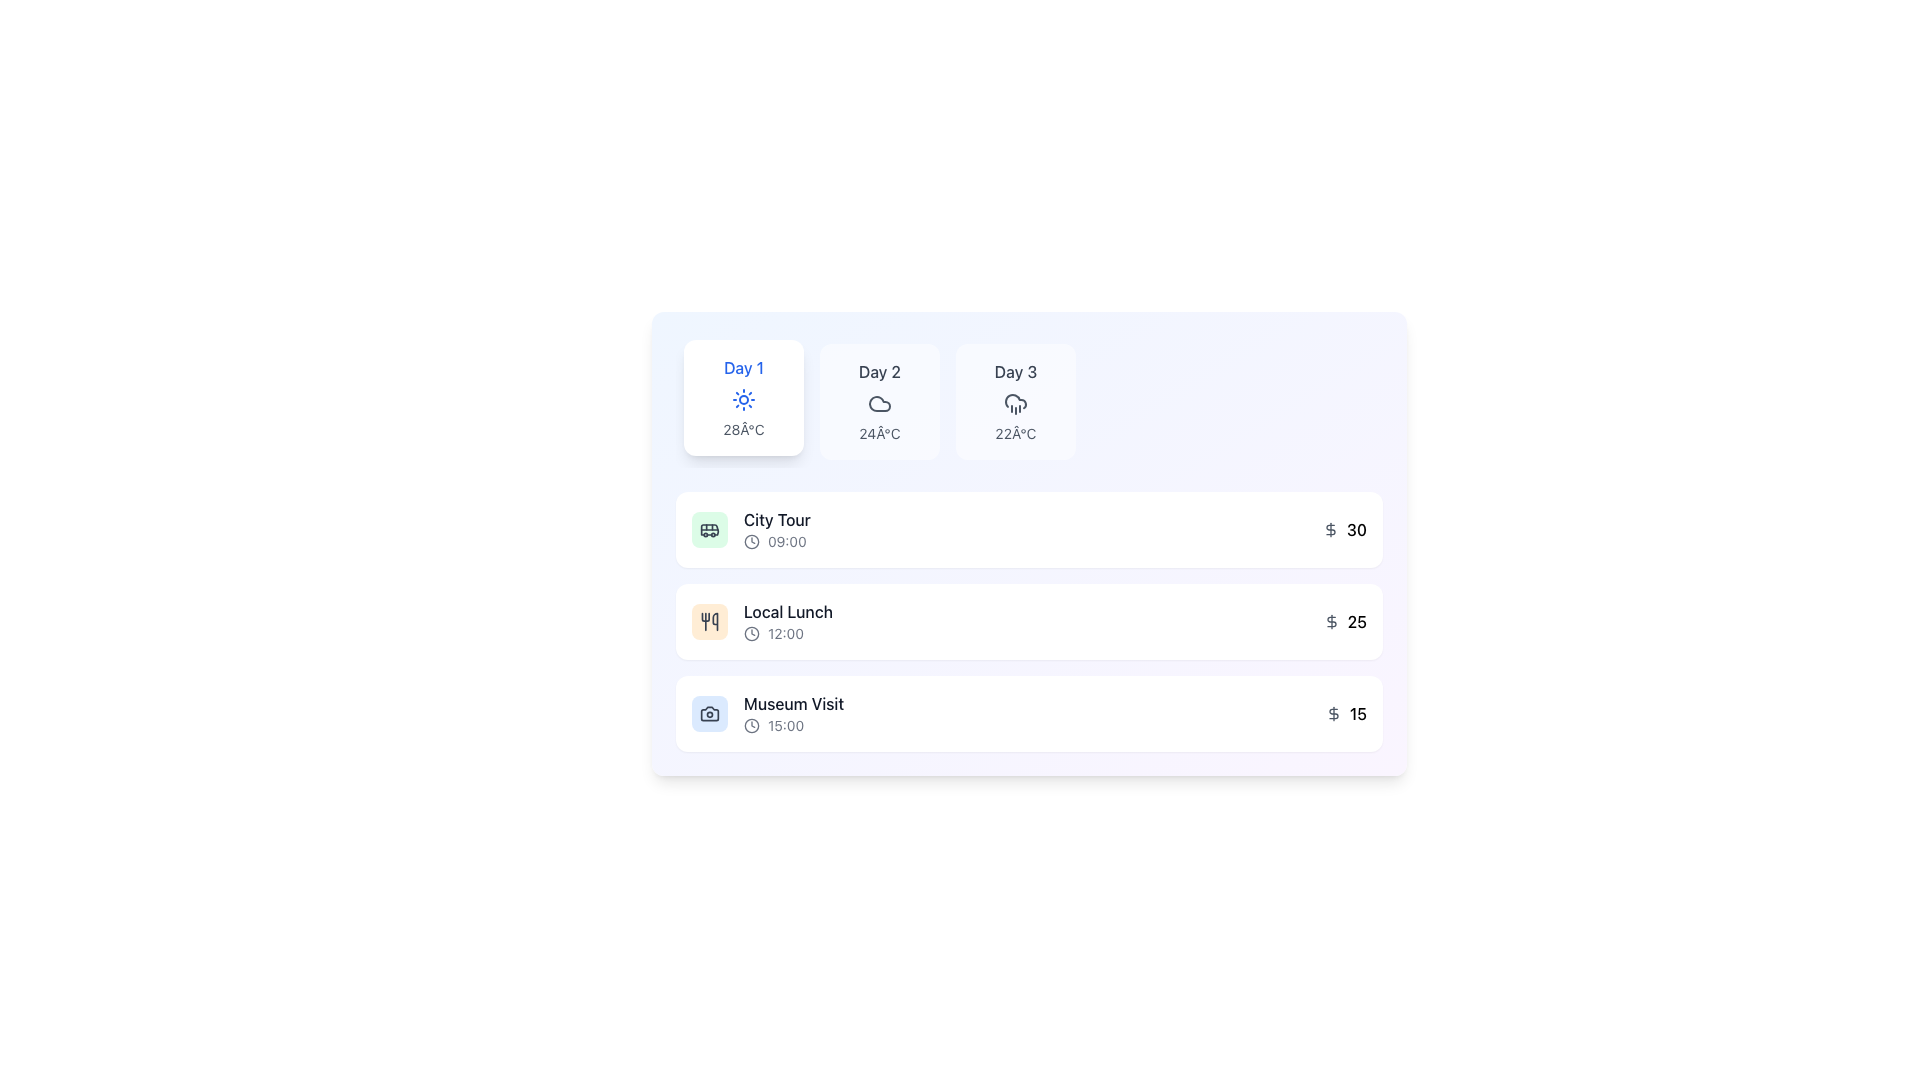 The height and width of the screenshot is (1080, 1920). I want to click on the 'Local Lunch' schedule item in the list, so click(1029, 620).